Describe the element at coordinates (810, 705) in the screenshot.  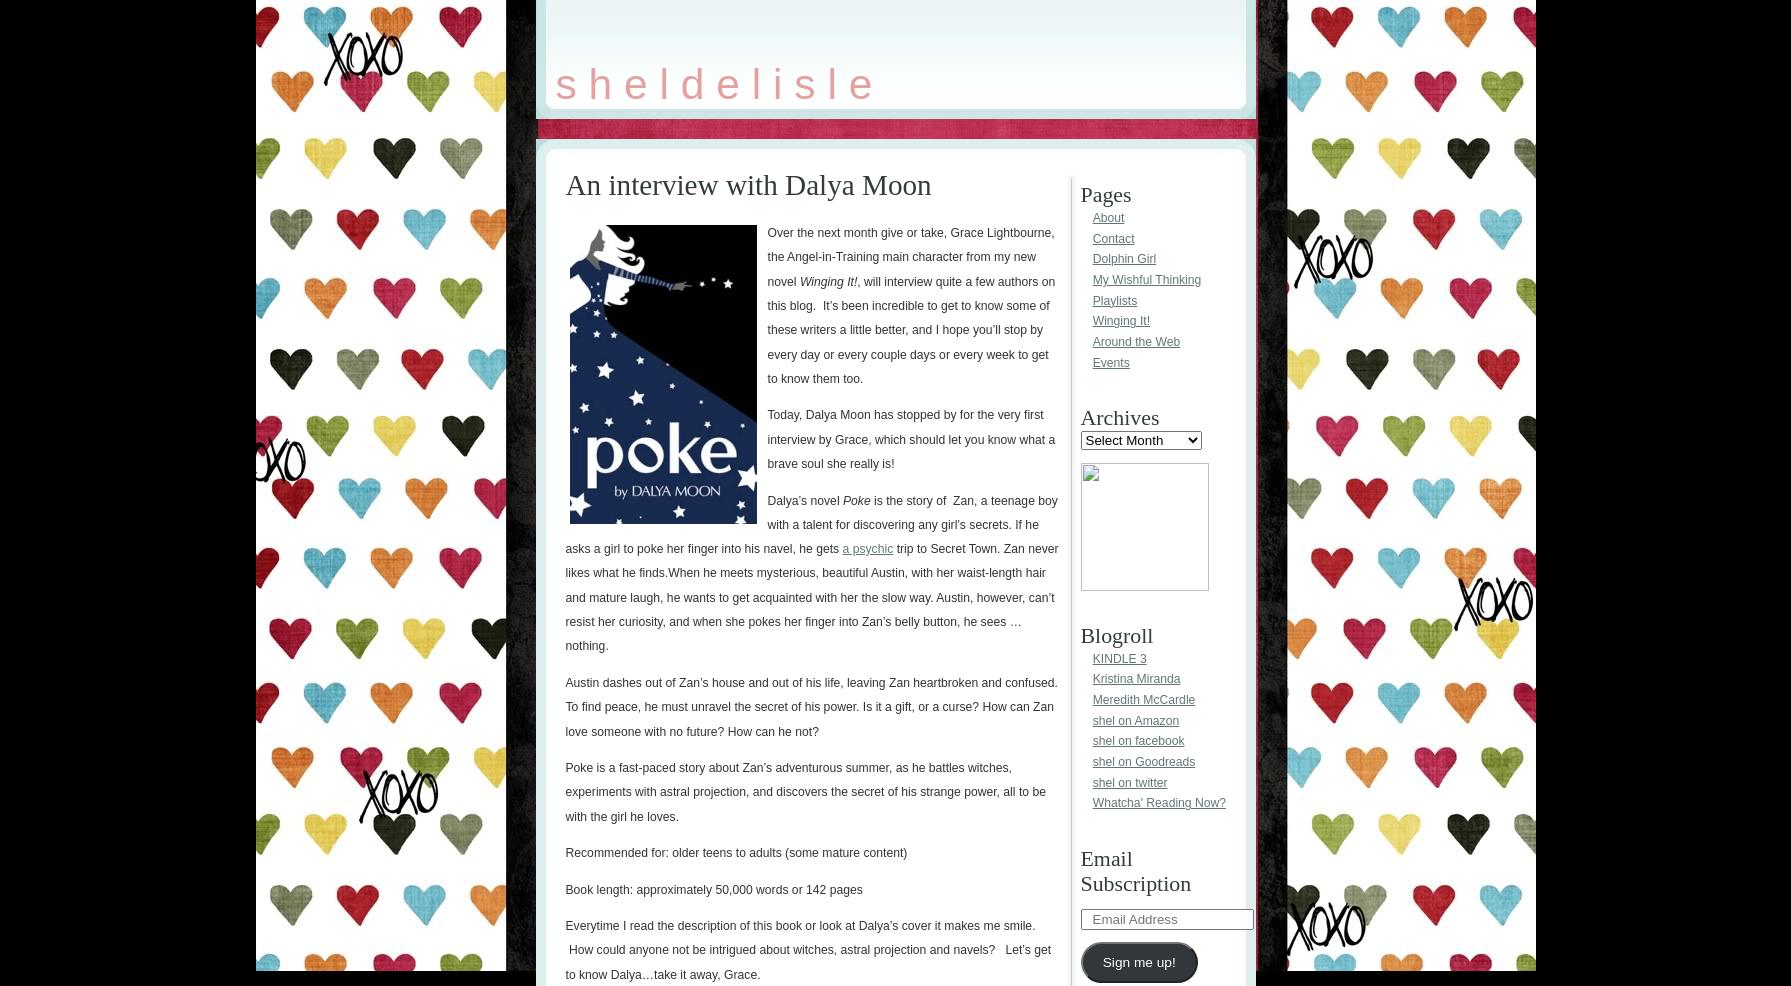
I see `'Austin dashes out of Zan’s house and out of his life, leaving Zan heartbroken and confused. To find peace, he must unravel the secret of his power. Is it a gift, or a curse? How can Zan love someone with no future? How can he not?'` at that location.